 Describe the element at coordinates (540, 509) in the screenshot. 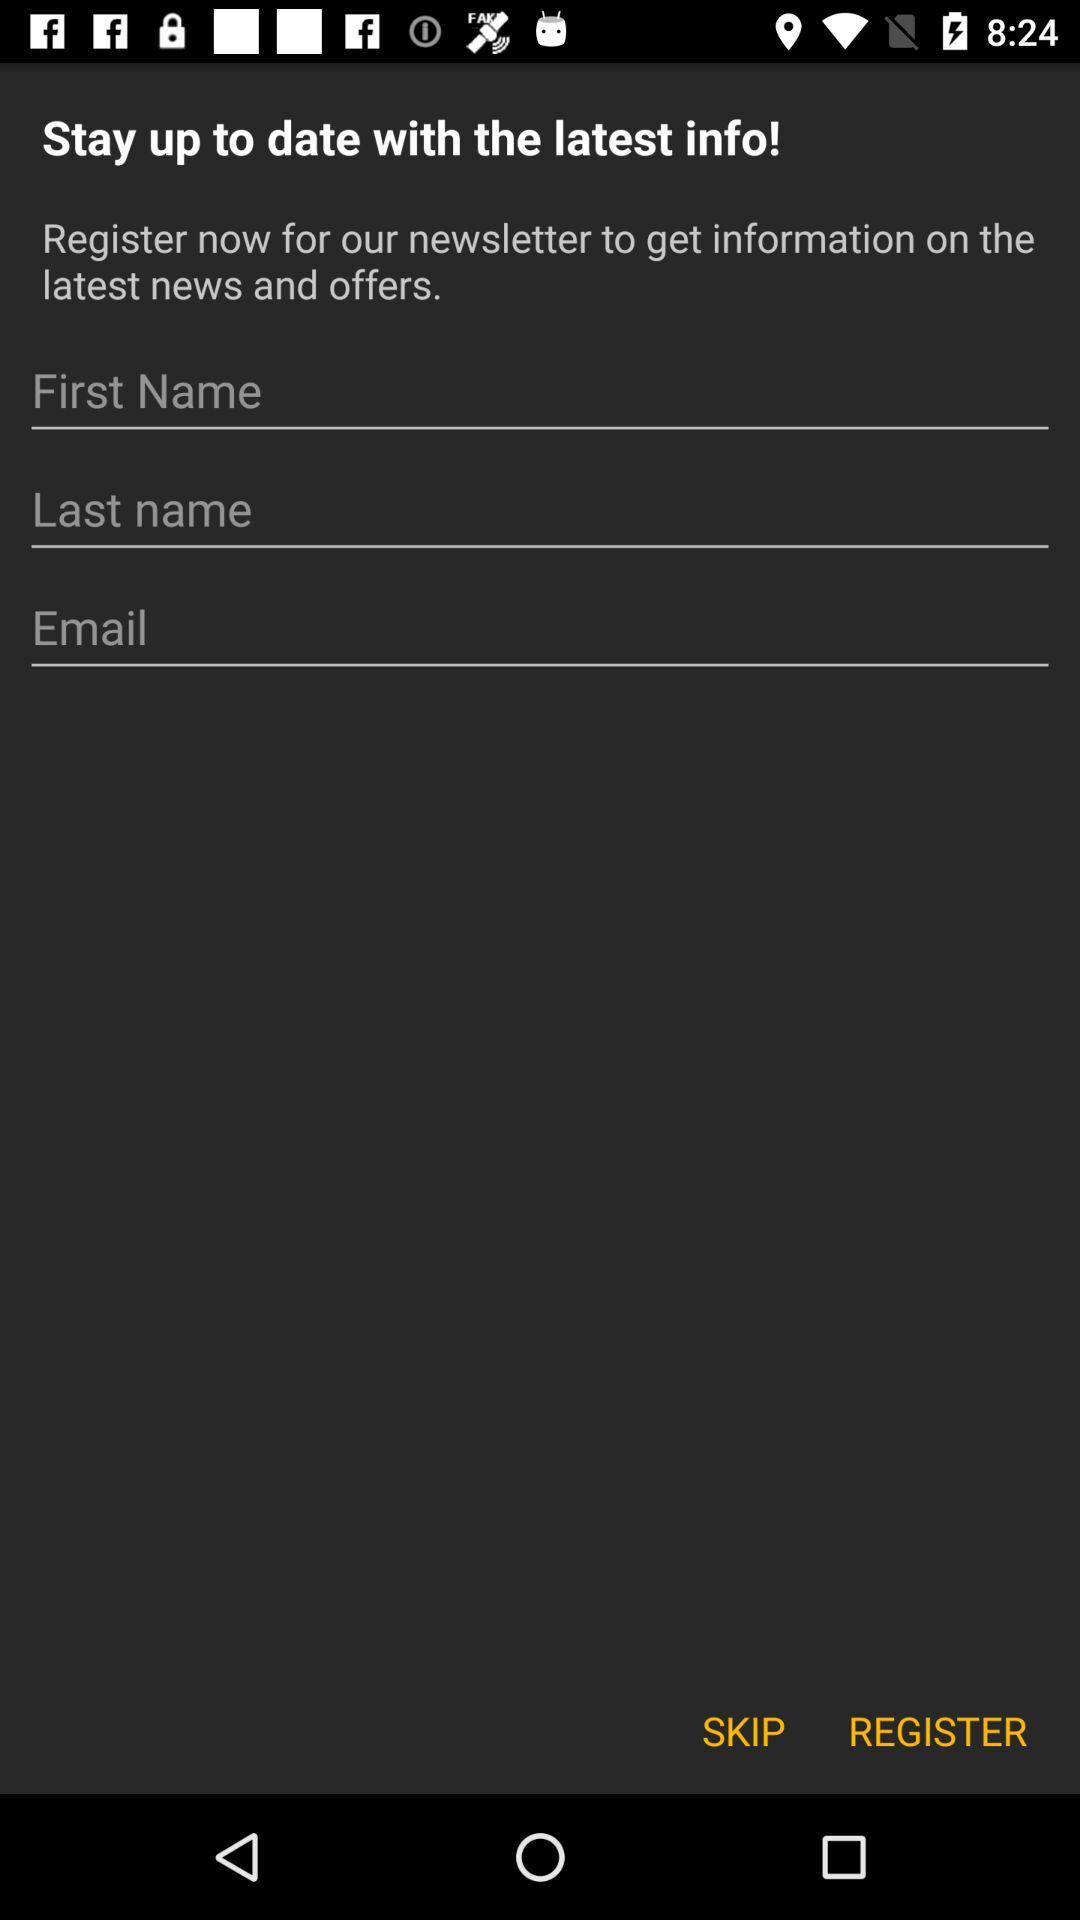

I see `last name` at that location.